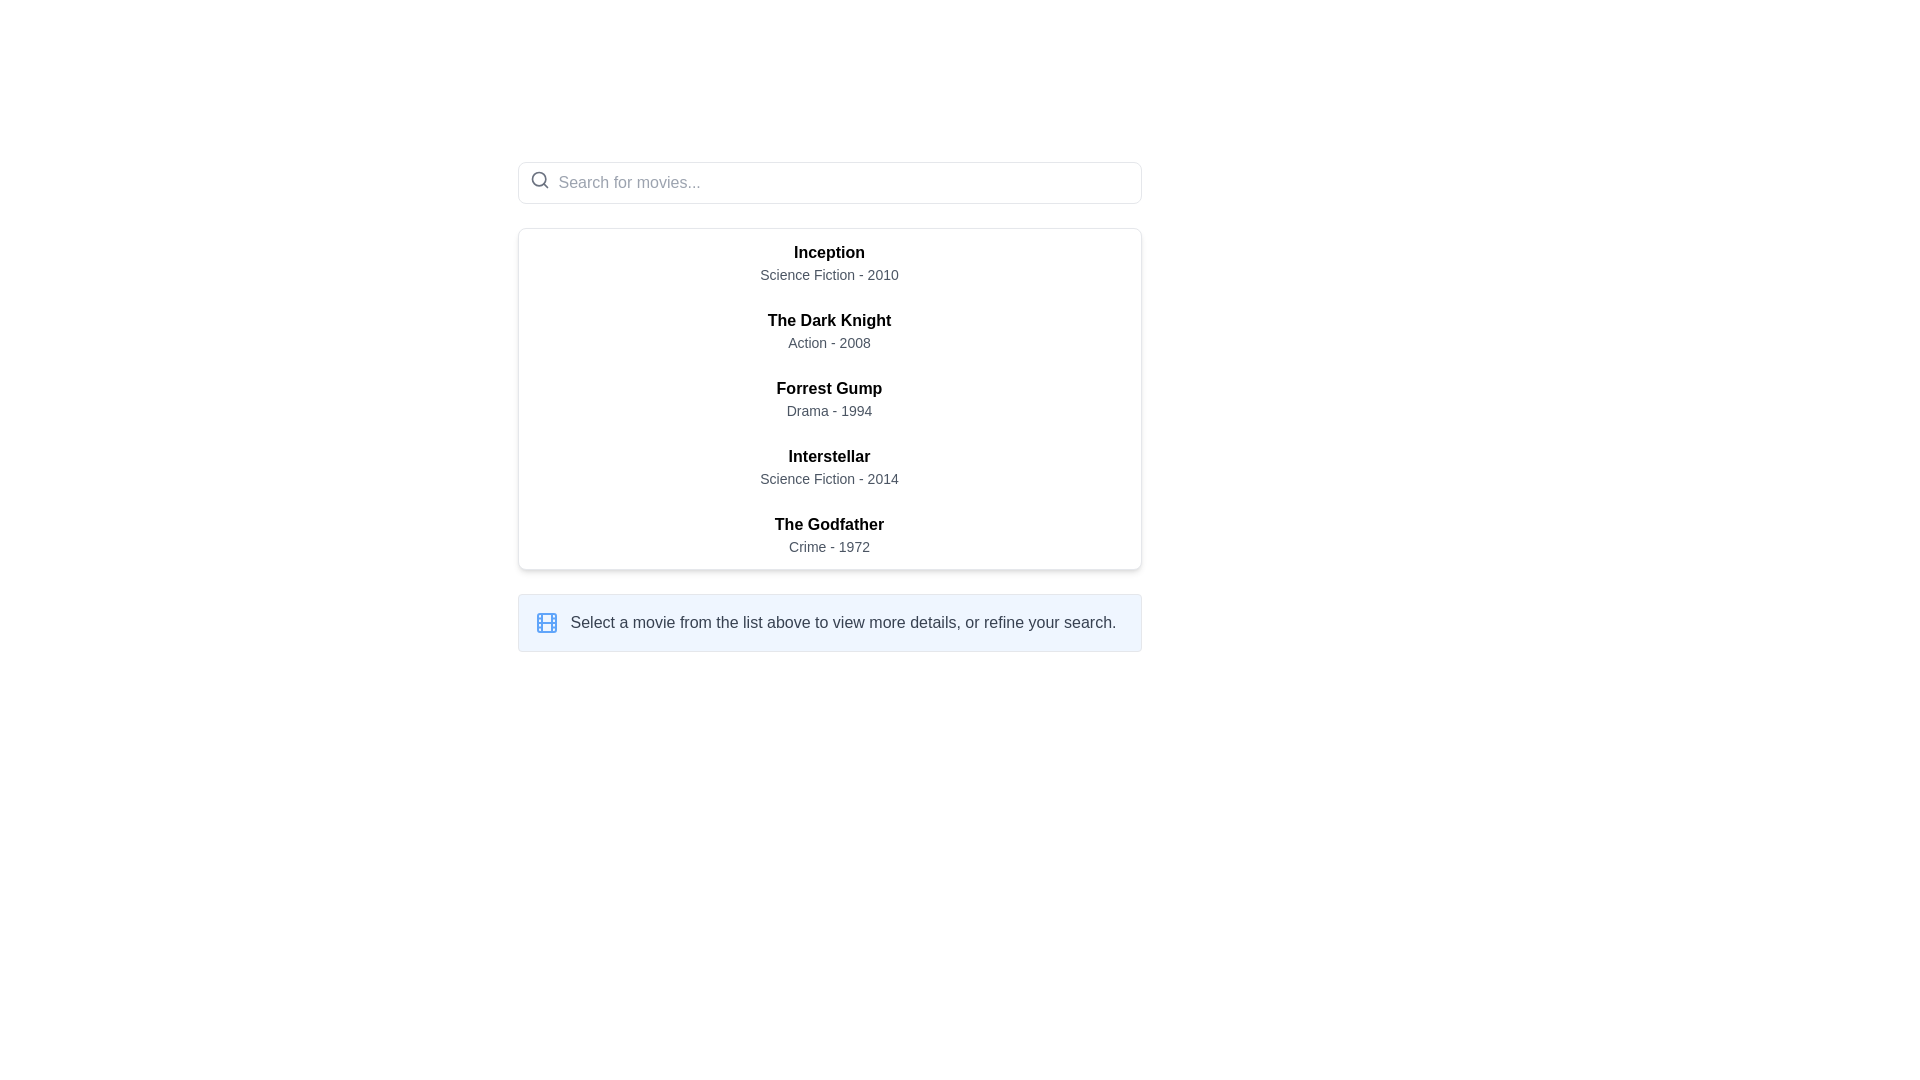 This screenshot has width=1920, height=1080. What do you see at coordinates (829, 330) in the screenshot?
I see `the second movie list item that displays the movie title and details` at bounding box center [829, 330].